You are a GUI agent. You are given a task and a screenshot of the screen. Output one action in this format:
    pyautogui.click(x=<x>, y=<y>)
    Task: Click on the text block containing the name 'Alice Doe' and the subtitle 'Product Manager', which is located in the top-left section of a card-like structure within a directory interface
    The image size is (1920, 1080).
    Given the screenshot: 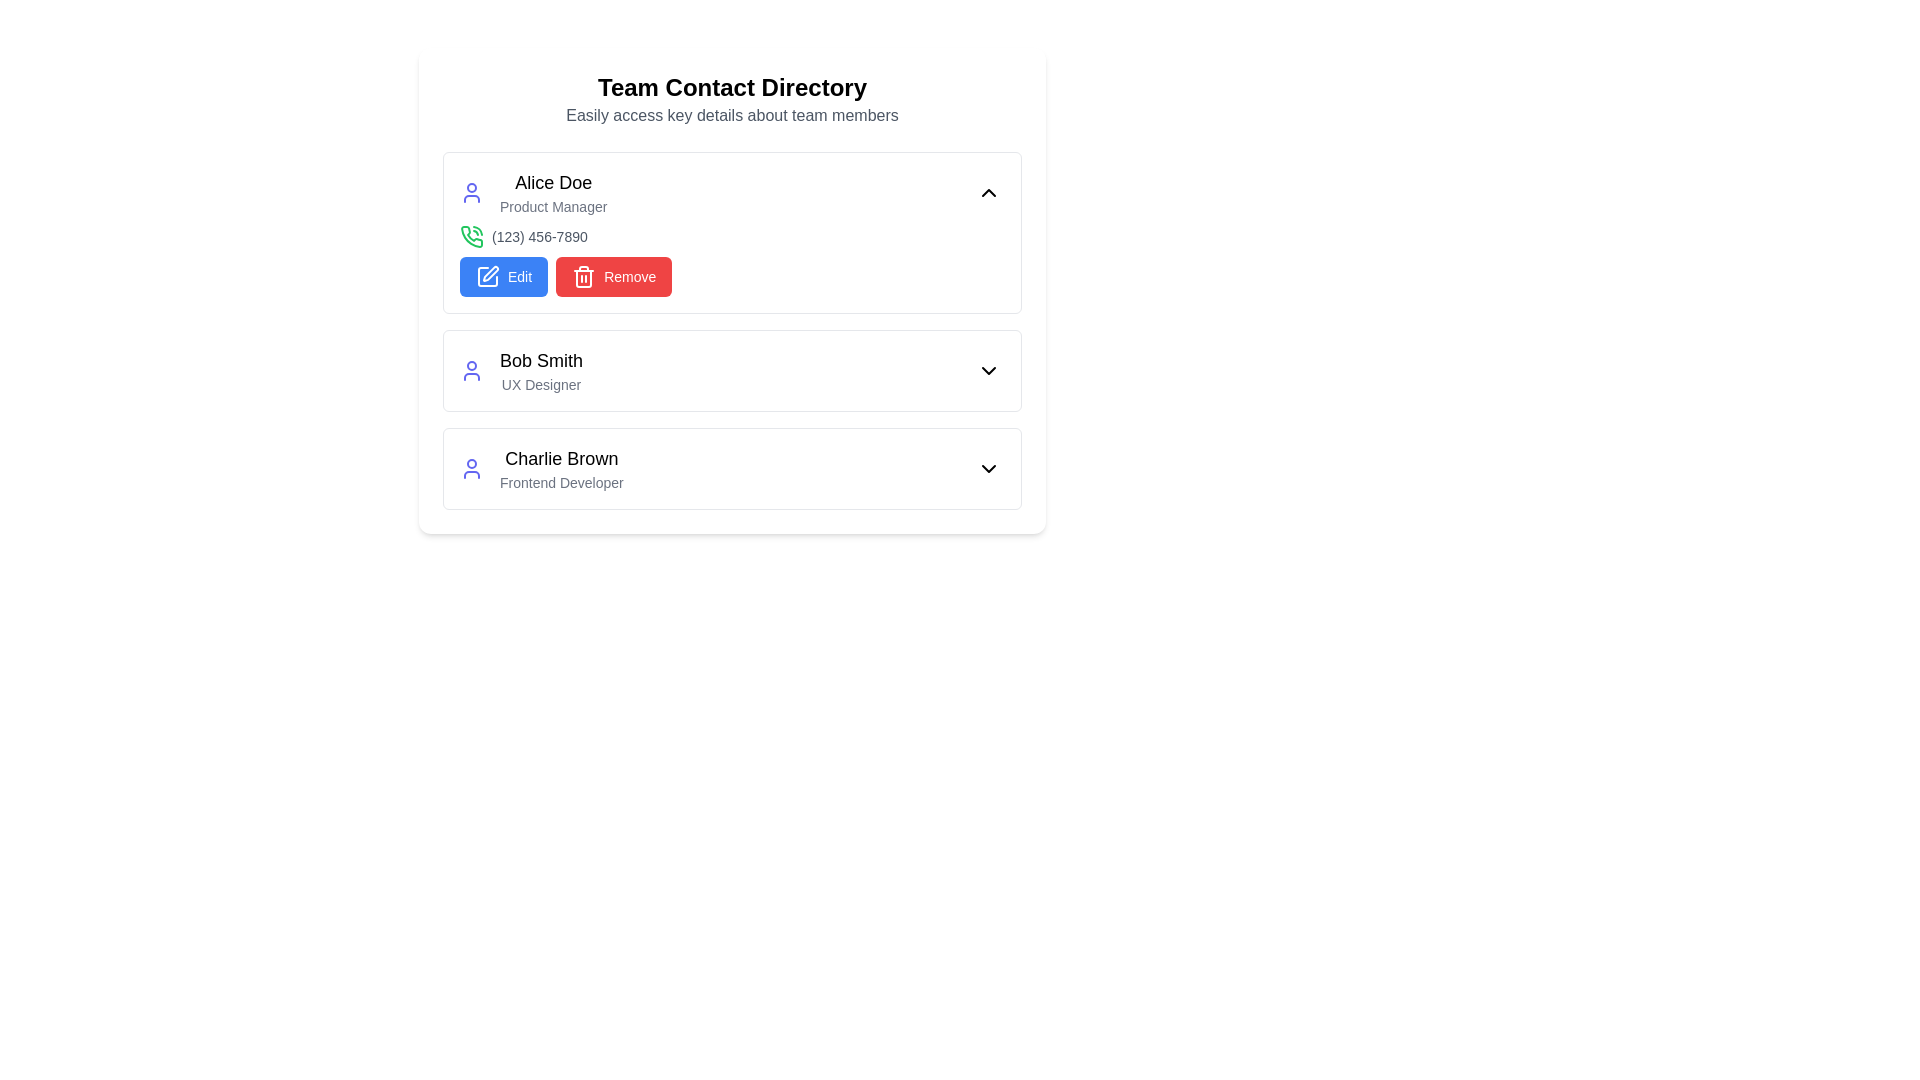 What is the action you would take?
    pyautogui.click(x=553, y=192)
    